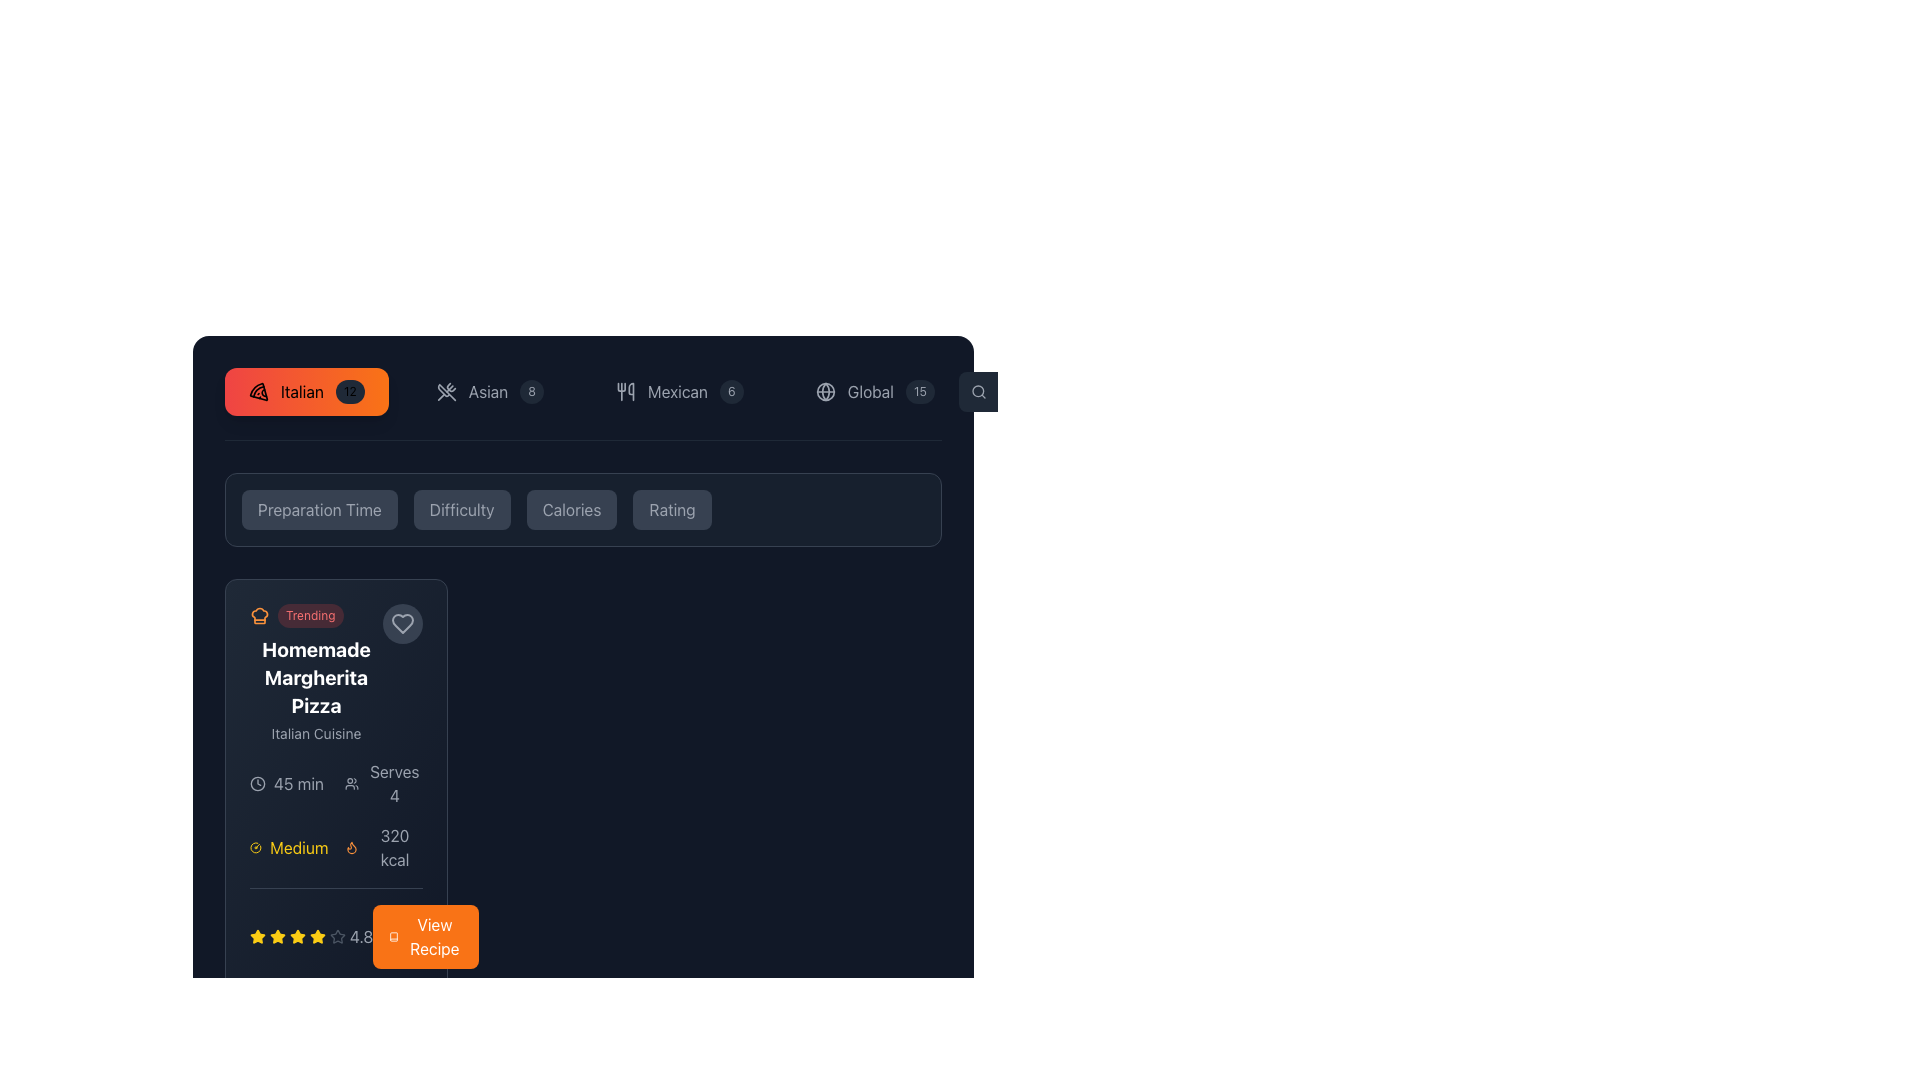  What do you see at coordinates (336, 937) in the screenshot?
I see `the fifth rating star icon in the recipe card` at bounding box center [336, 937].